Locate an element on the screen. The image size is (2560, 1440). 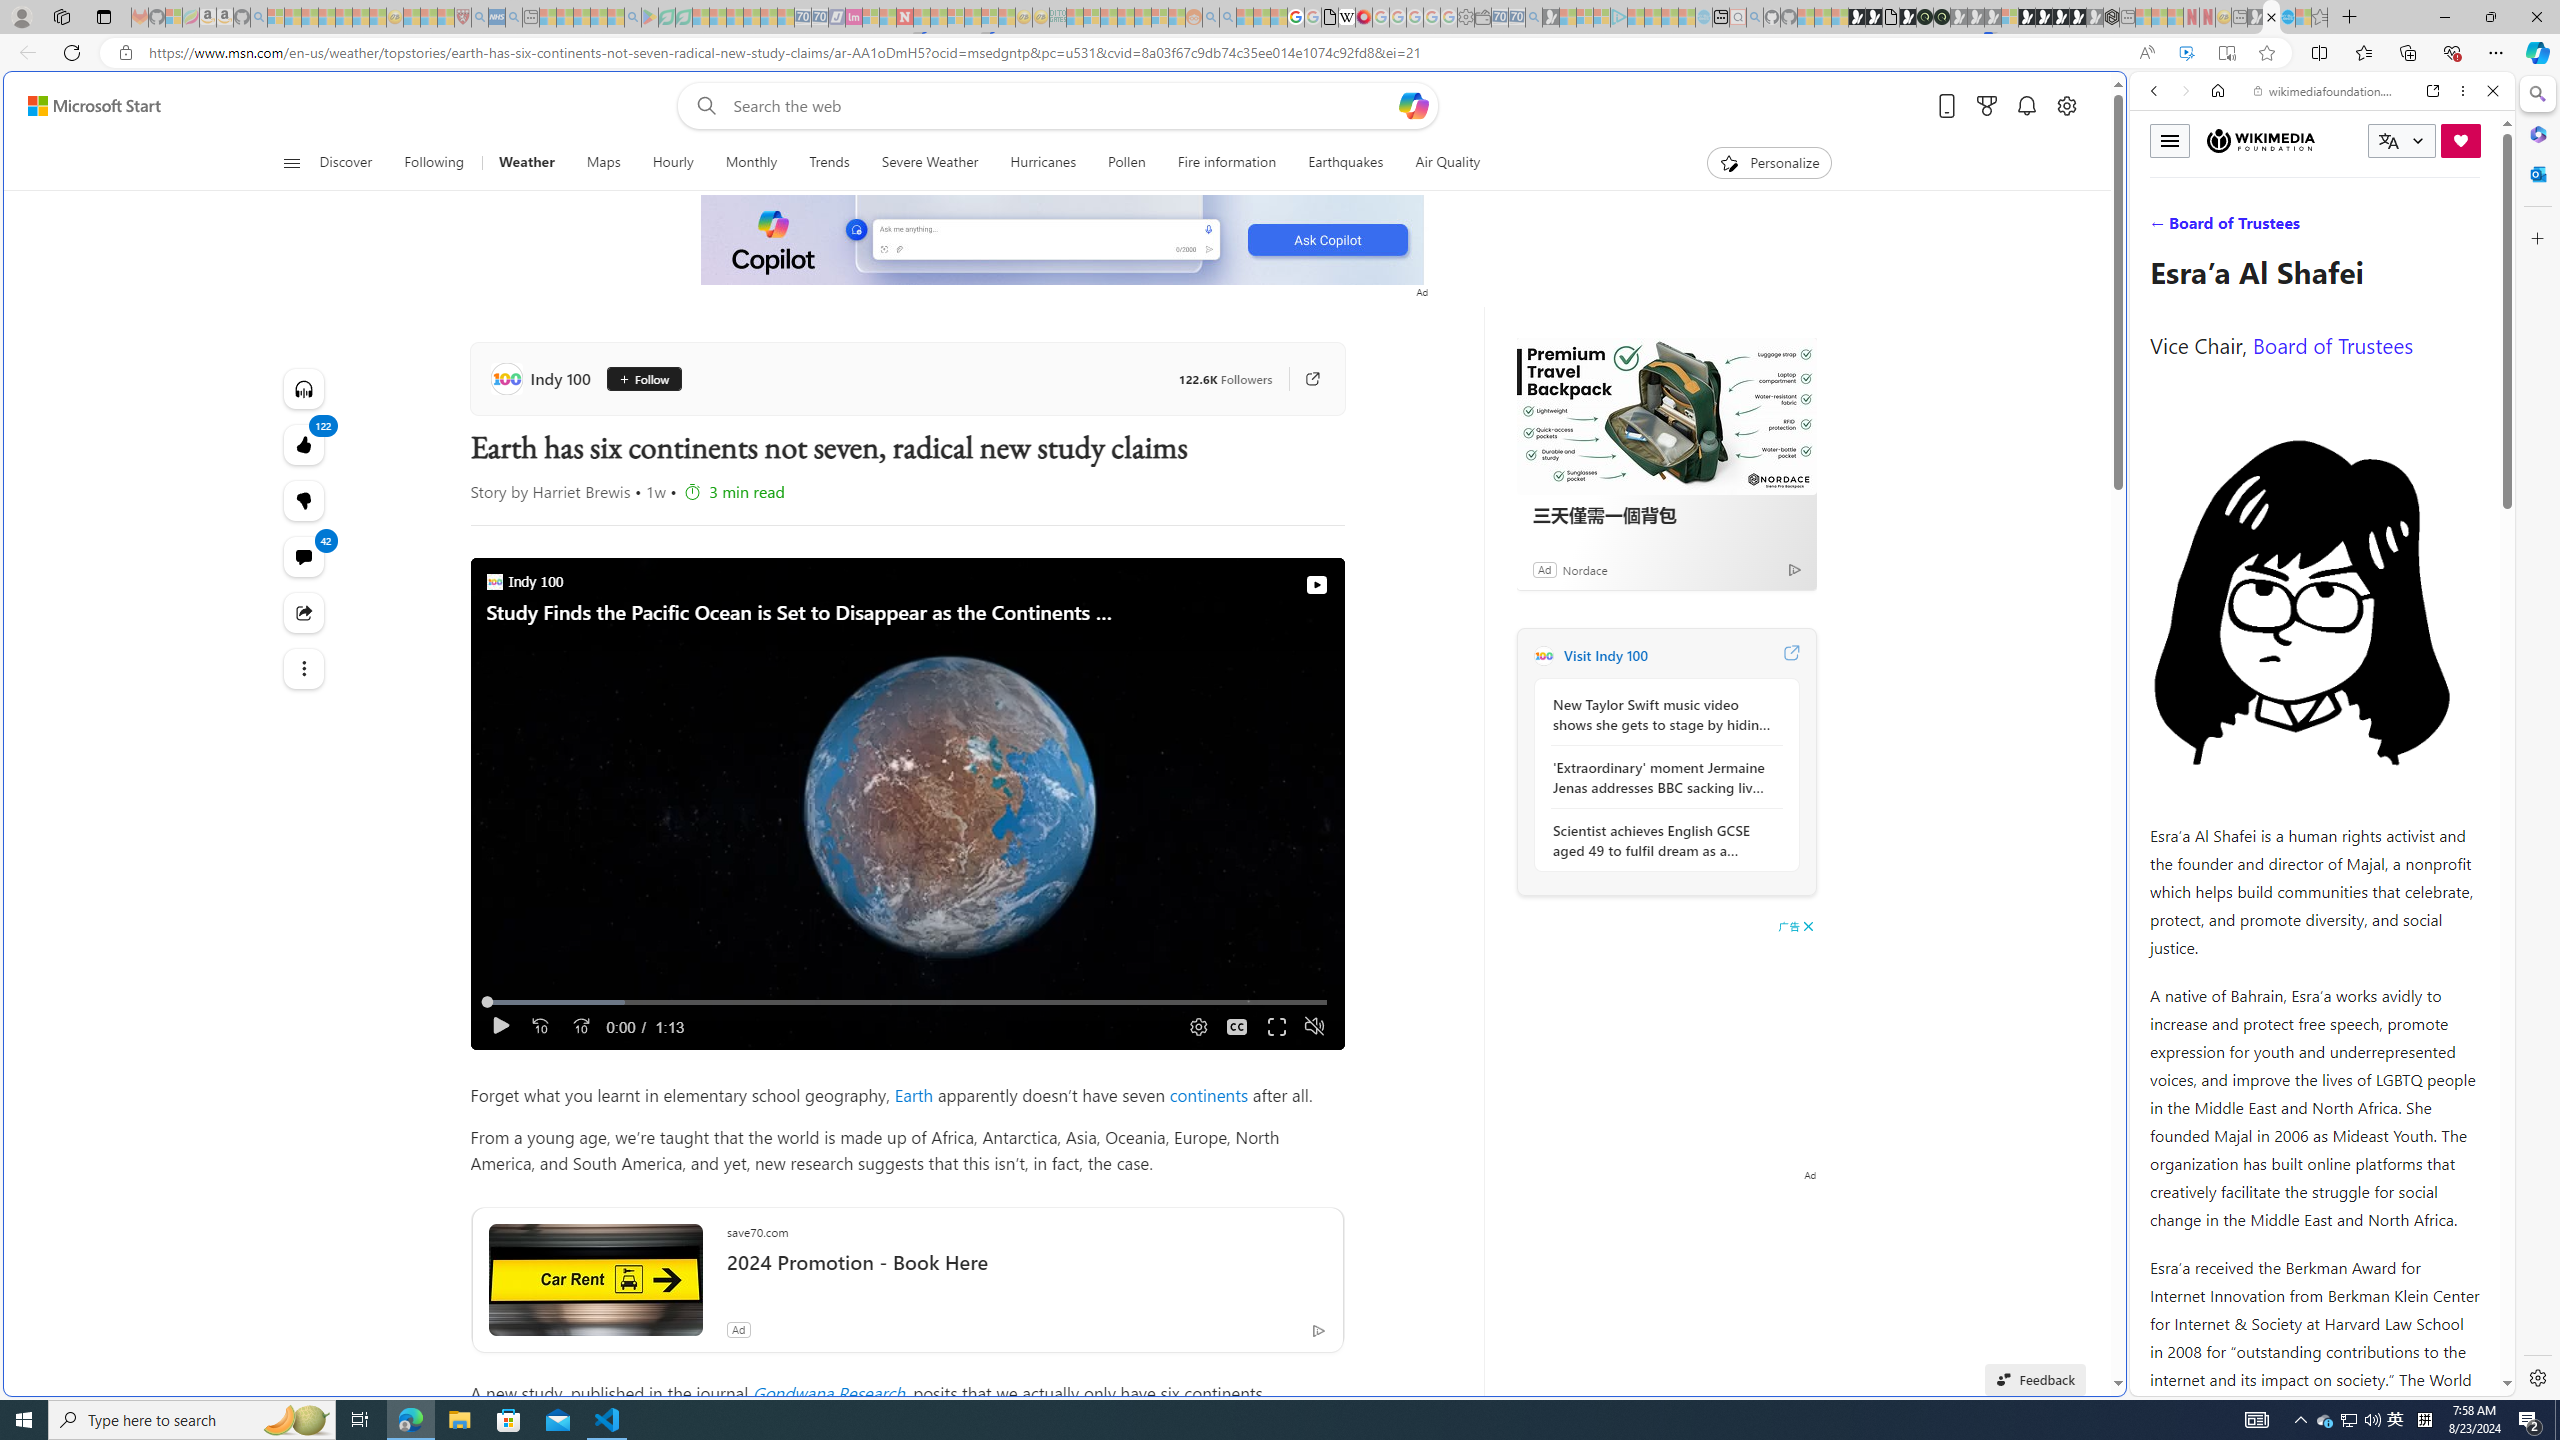
'Visit Indy 100 website' is located at coordinates (1789, 654).